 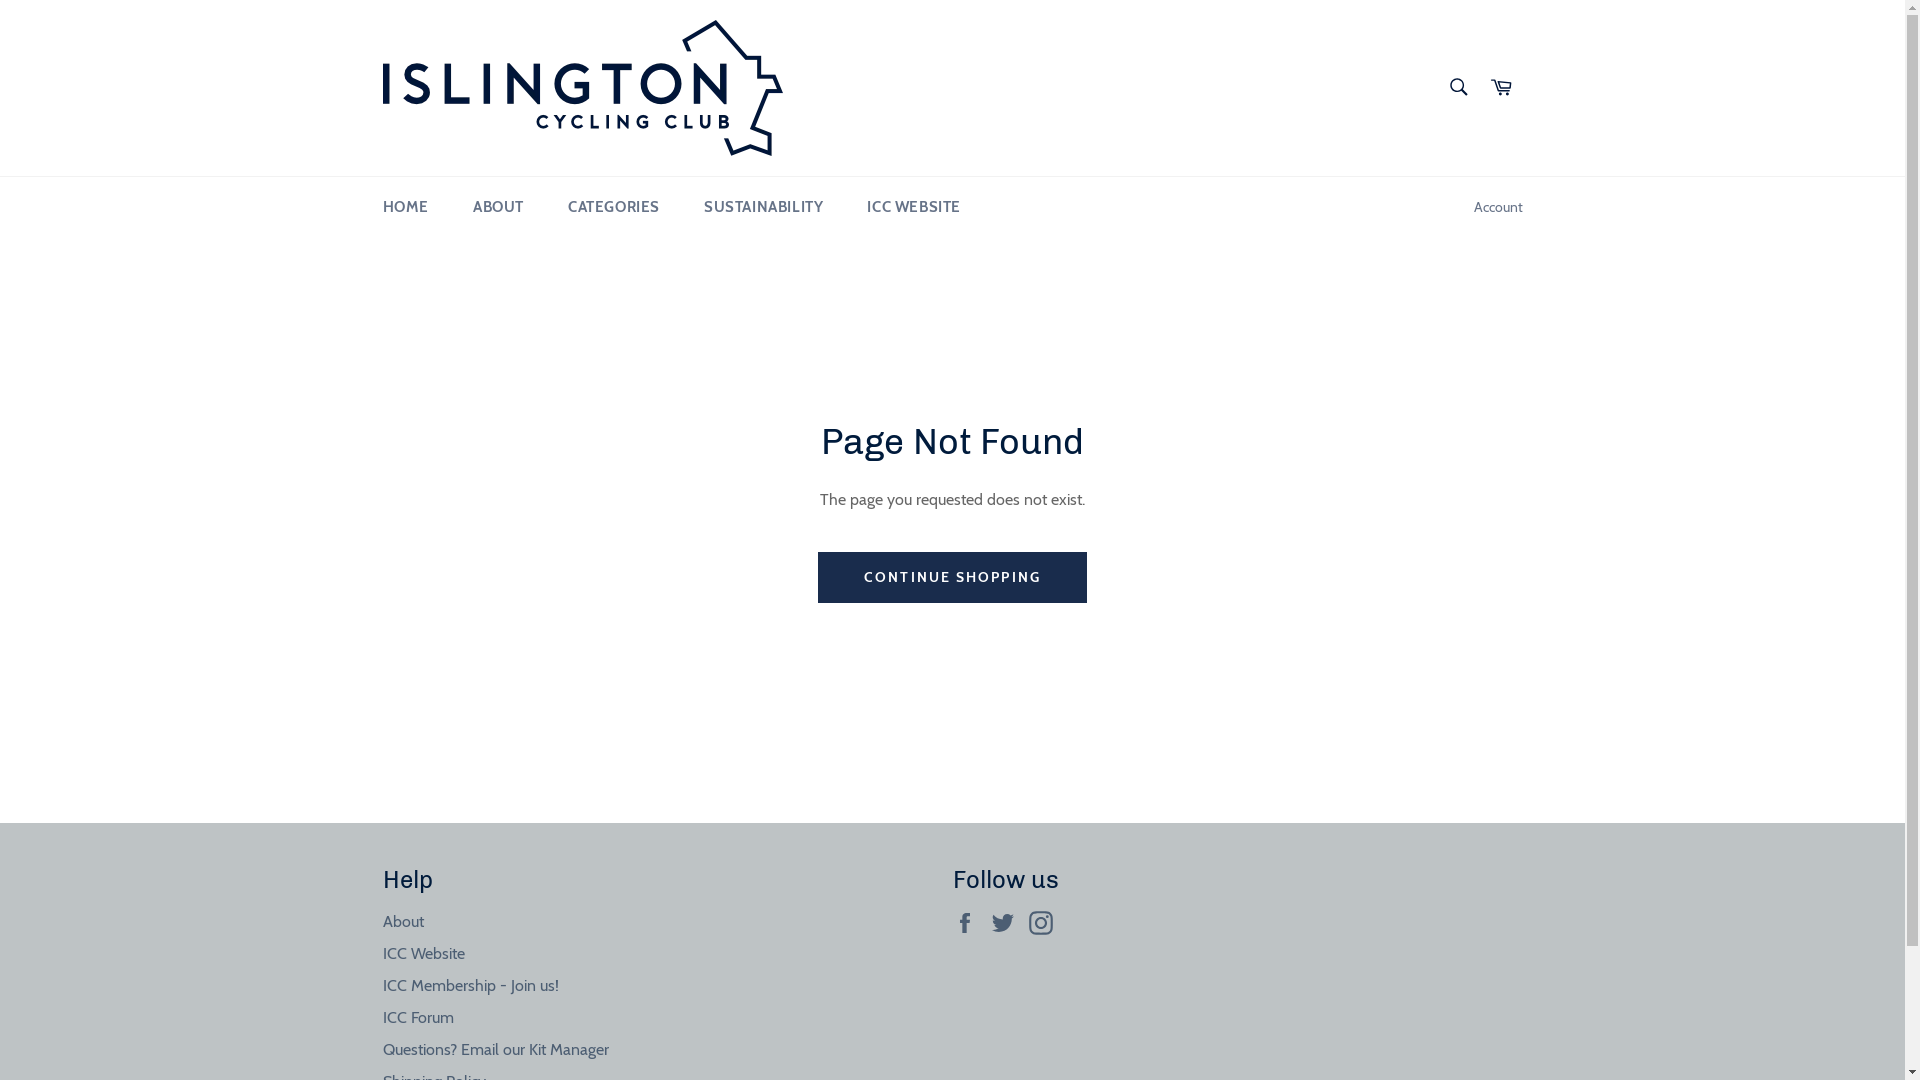 What do you see at coordinates (1027, 922) in the screenshot?
I see `'Instagram'` at bounding box center [1027, 922].